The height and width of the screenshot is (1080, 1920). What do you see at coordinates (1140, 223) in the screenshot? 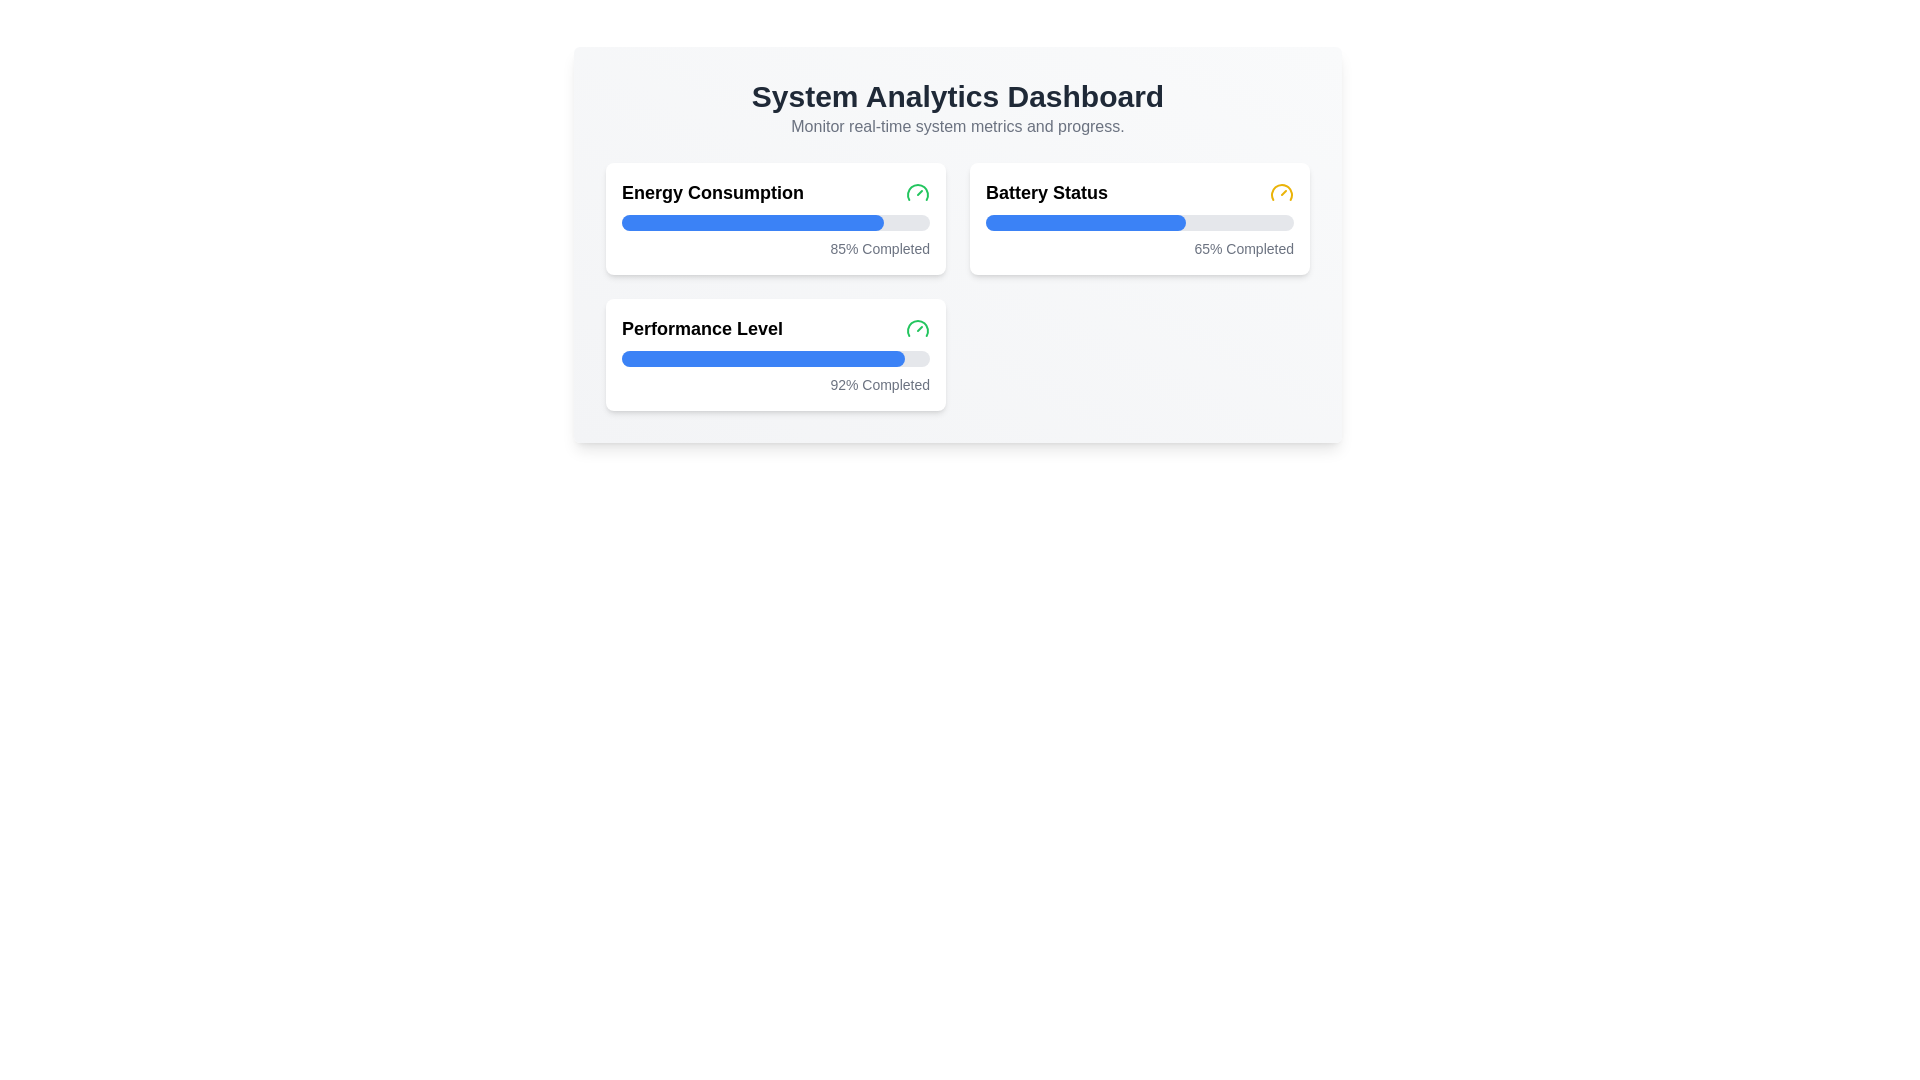
I see `the progress bar located in the 'Battery Status' card at the top-right of the dashboard, which has a gray background and a blue filled portion indicating progress` at bounding box center [1140, 223].